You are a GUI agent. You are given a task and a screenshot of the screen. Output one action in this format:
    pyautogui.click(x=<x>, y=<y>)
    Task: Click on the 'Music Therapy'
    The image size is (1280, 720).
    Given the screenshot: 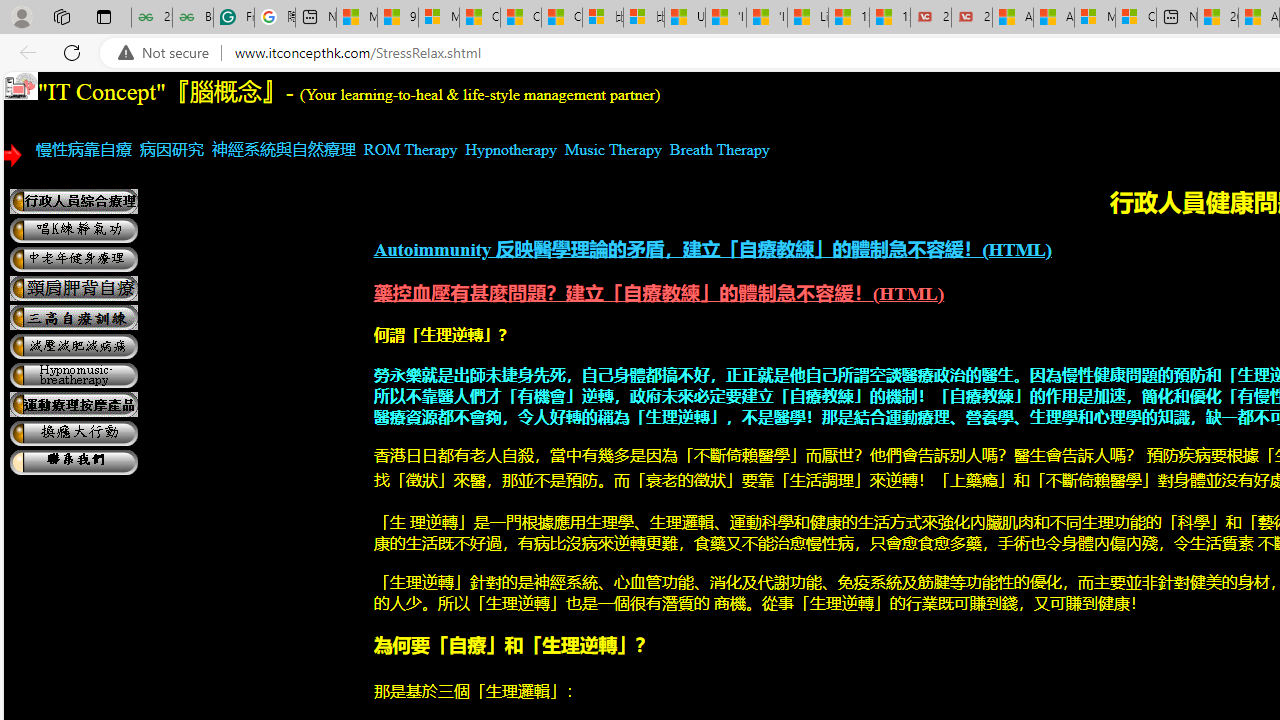 What is the action you would take?
    pyautogui.click(x=612, y=148)
    